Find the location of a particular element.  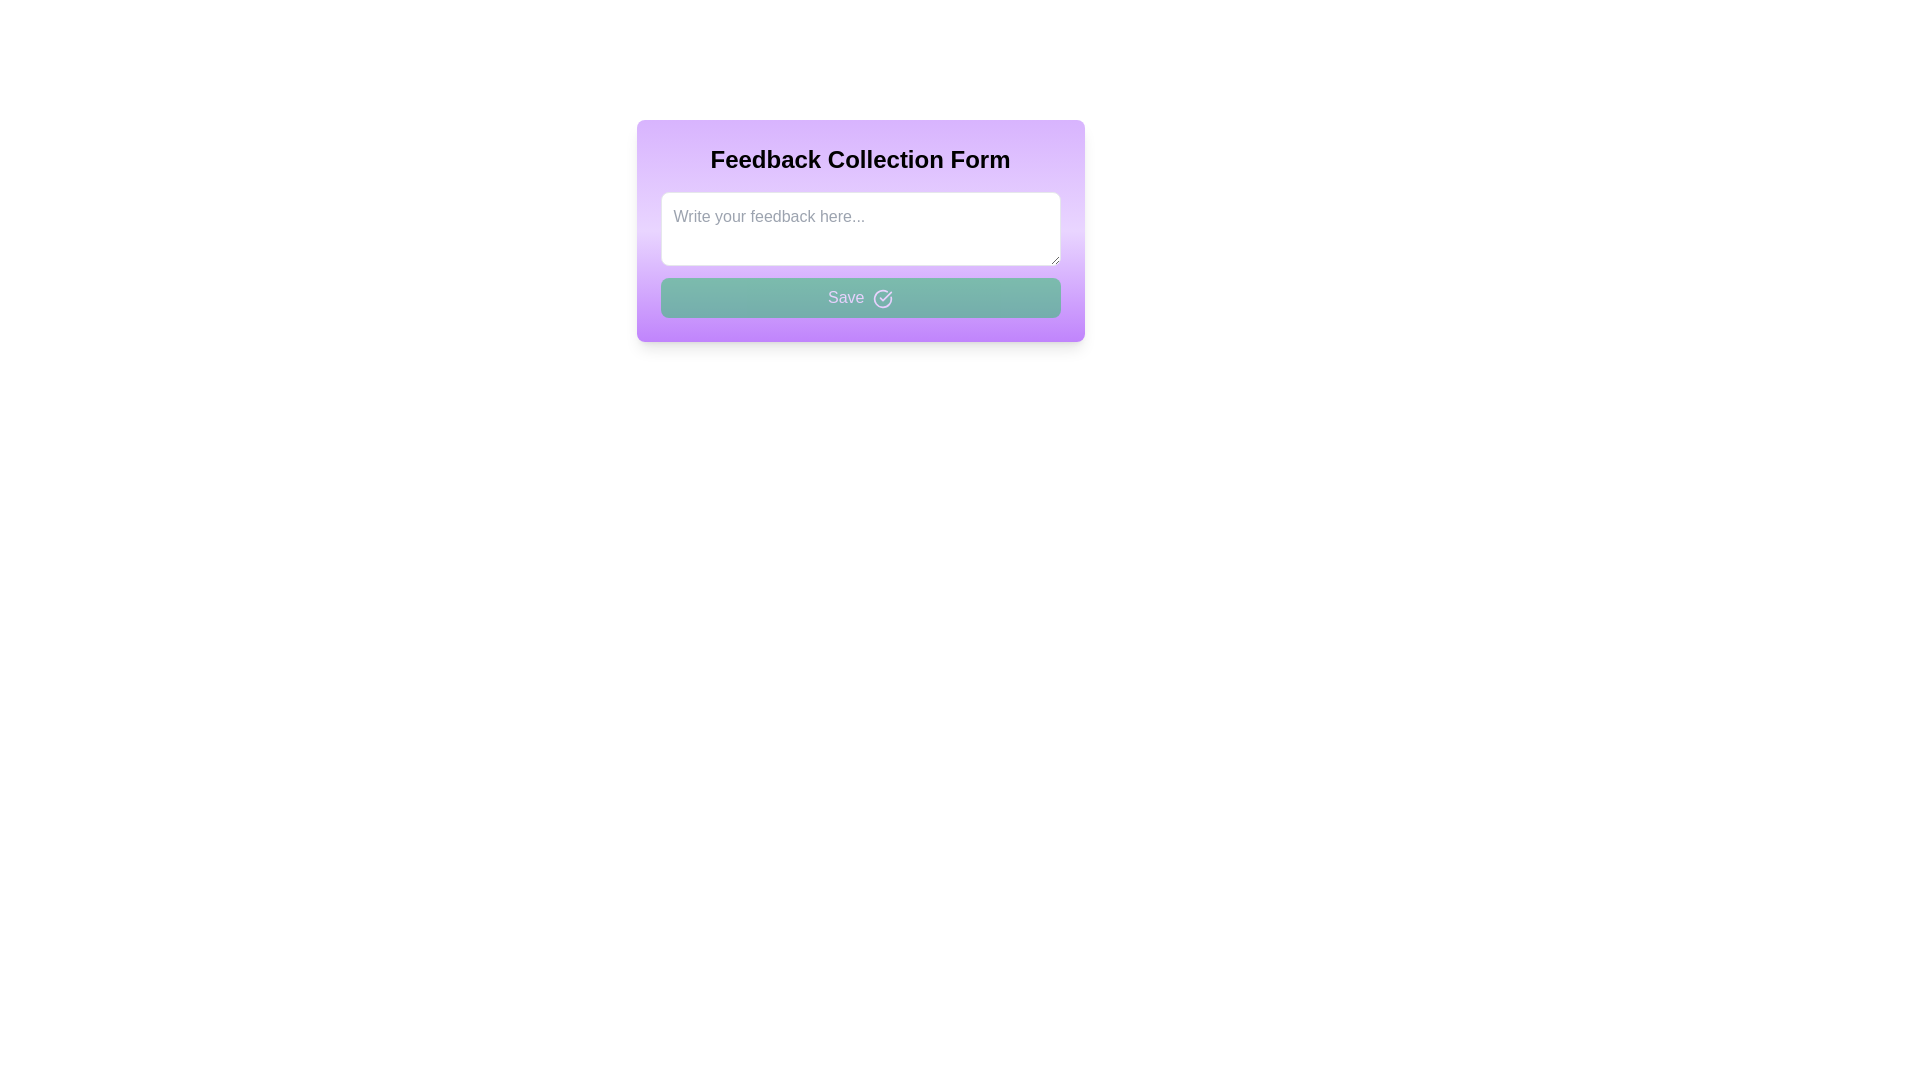

the curved graphic segment that is part of the circular icon inside the green 'Save' button located at the bottom of the purple form box is located at coordinates (882, 298).